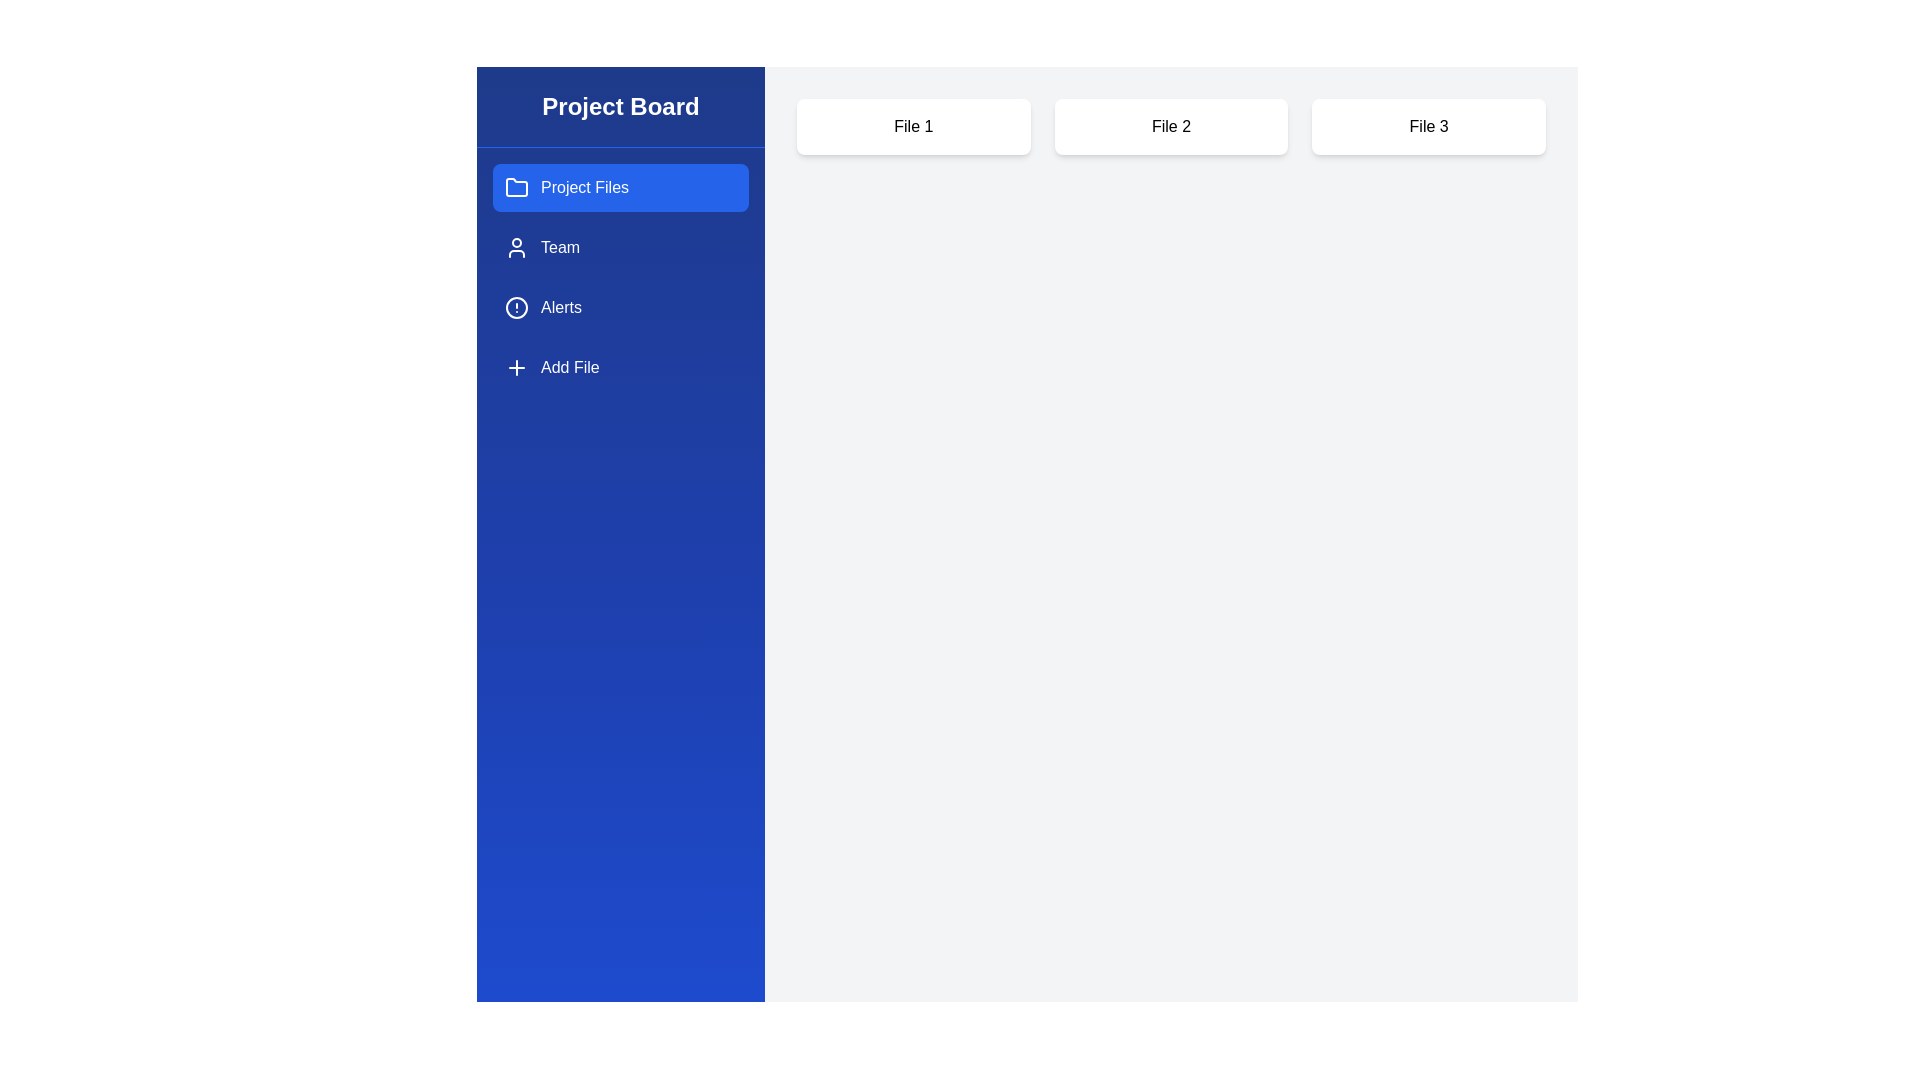 The image size is (1920, 1080). I want to click on folder-shaped icon located at the leftmost part of the 'Project Files' button in the sidebar for UI debugging, so click(517, 188).